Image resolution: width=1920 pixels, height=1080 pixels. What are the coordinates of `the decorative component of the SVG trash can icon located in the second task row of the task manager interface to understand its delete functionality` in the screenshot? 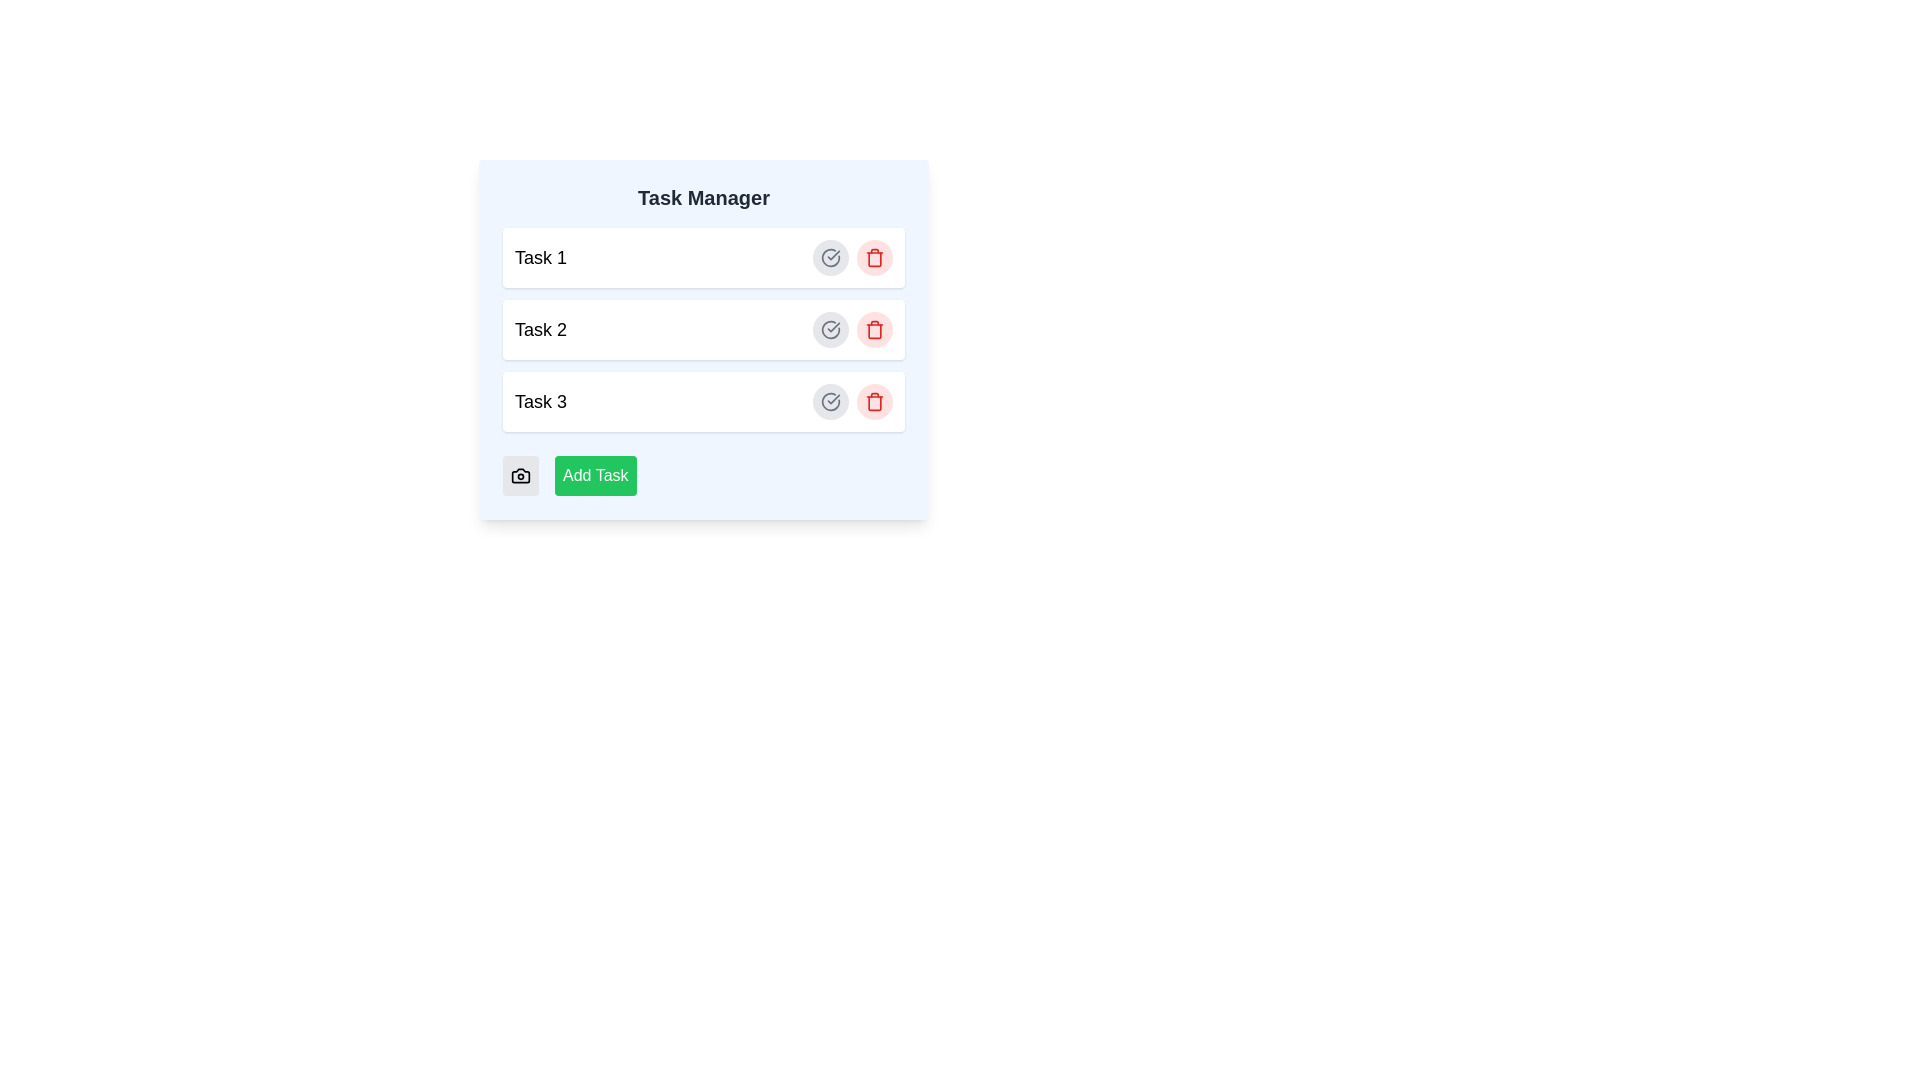 It's located at (874, 330).